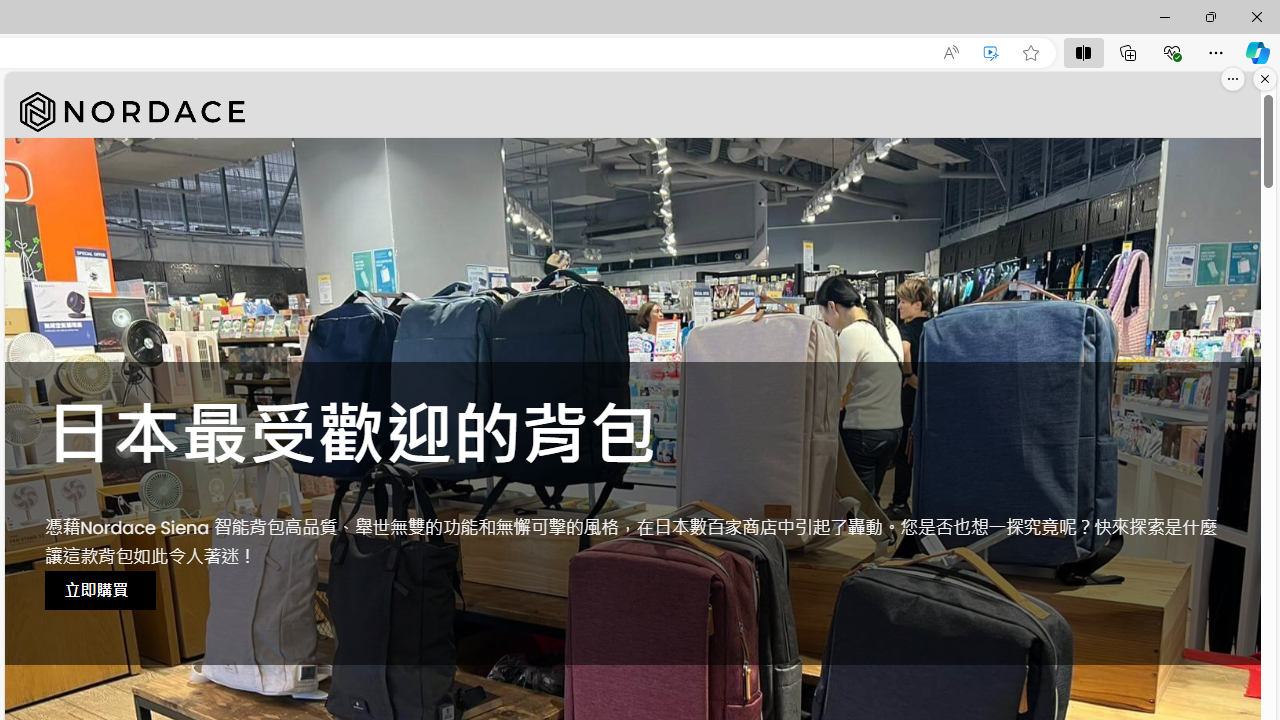 This screenshot has width=1280, height=720. I want to click on 'Minimize', so click(1164, 16).